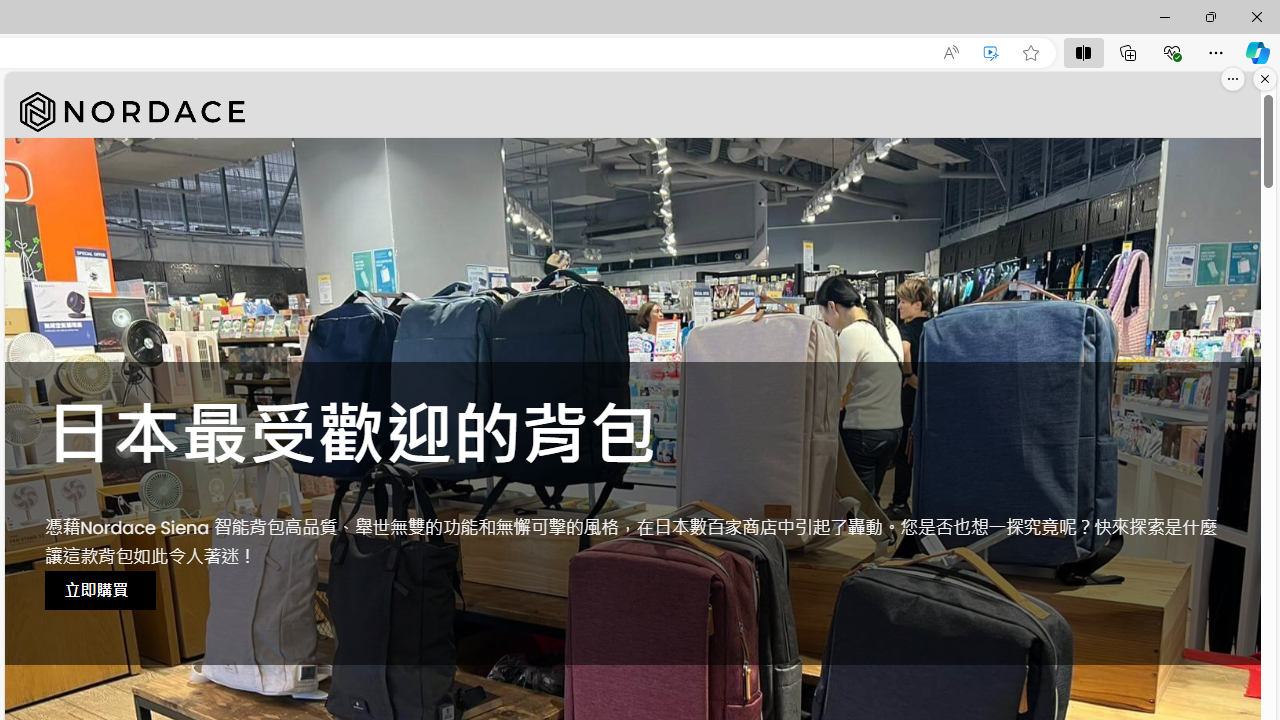 This screenshot has width=1280, height=720. I want to click on 'Minimize', so click(1164, 16).